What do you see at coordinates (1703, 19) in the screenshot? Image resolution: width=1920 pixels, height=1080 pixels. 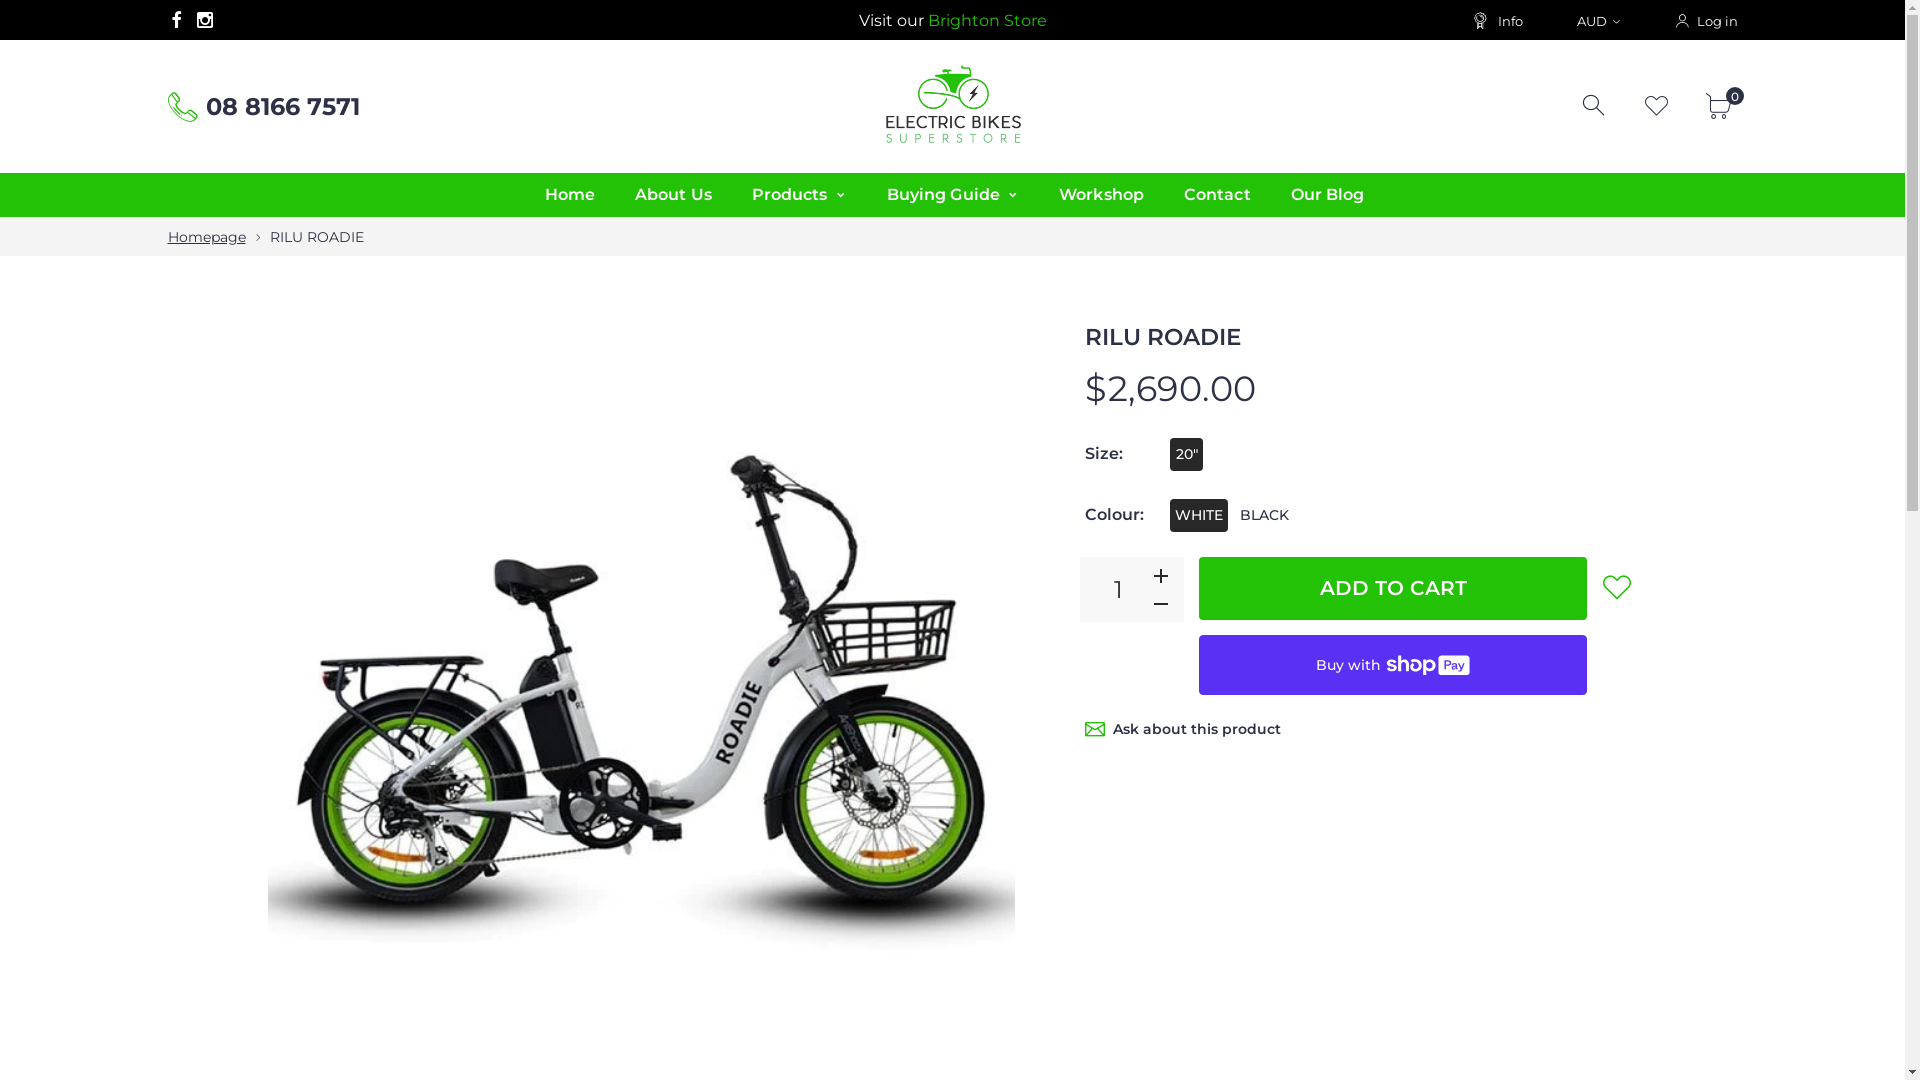 I see `'Log in'` at bounding box center [1703, 19].